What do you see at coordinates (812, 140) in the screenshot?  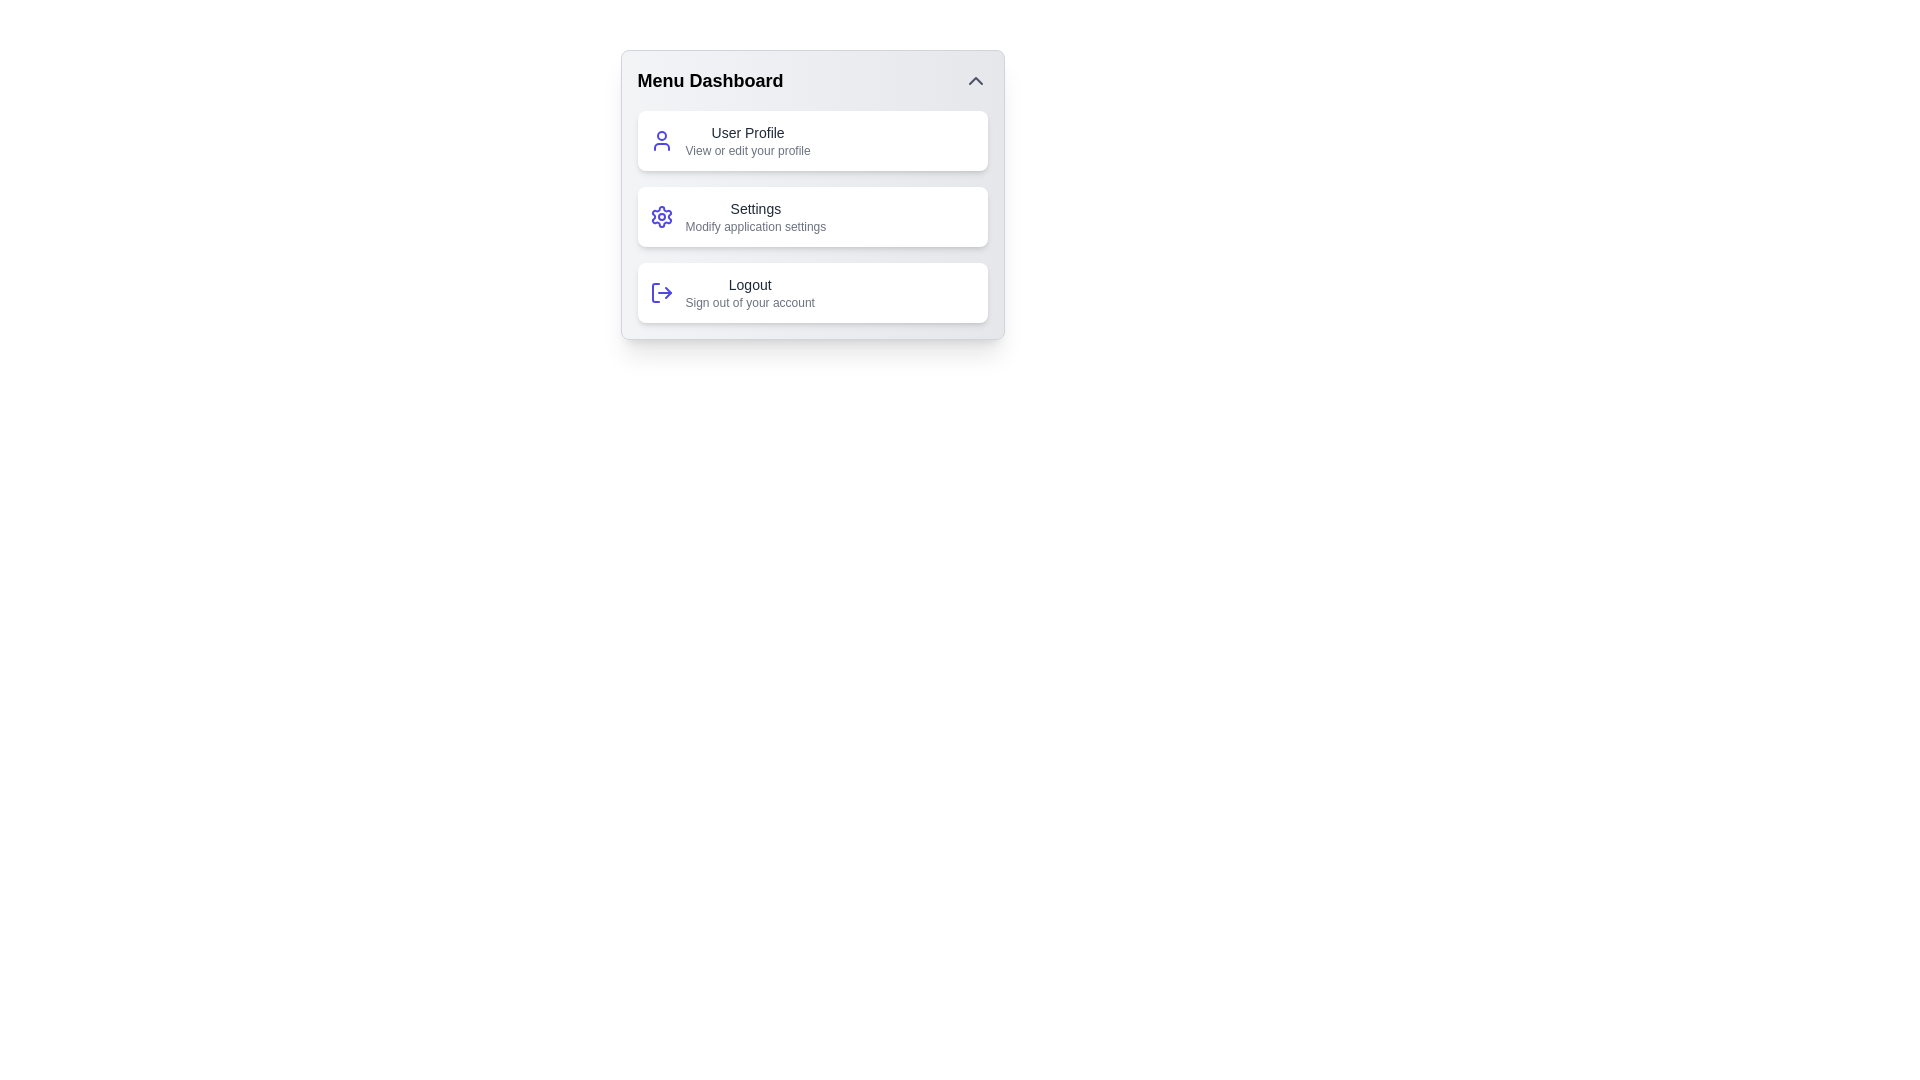 I see `the menu action User Profile by clicking on the corresponding menu item` at bounding box center [812, 140].